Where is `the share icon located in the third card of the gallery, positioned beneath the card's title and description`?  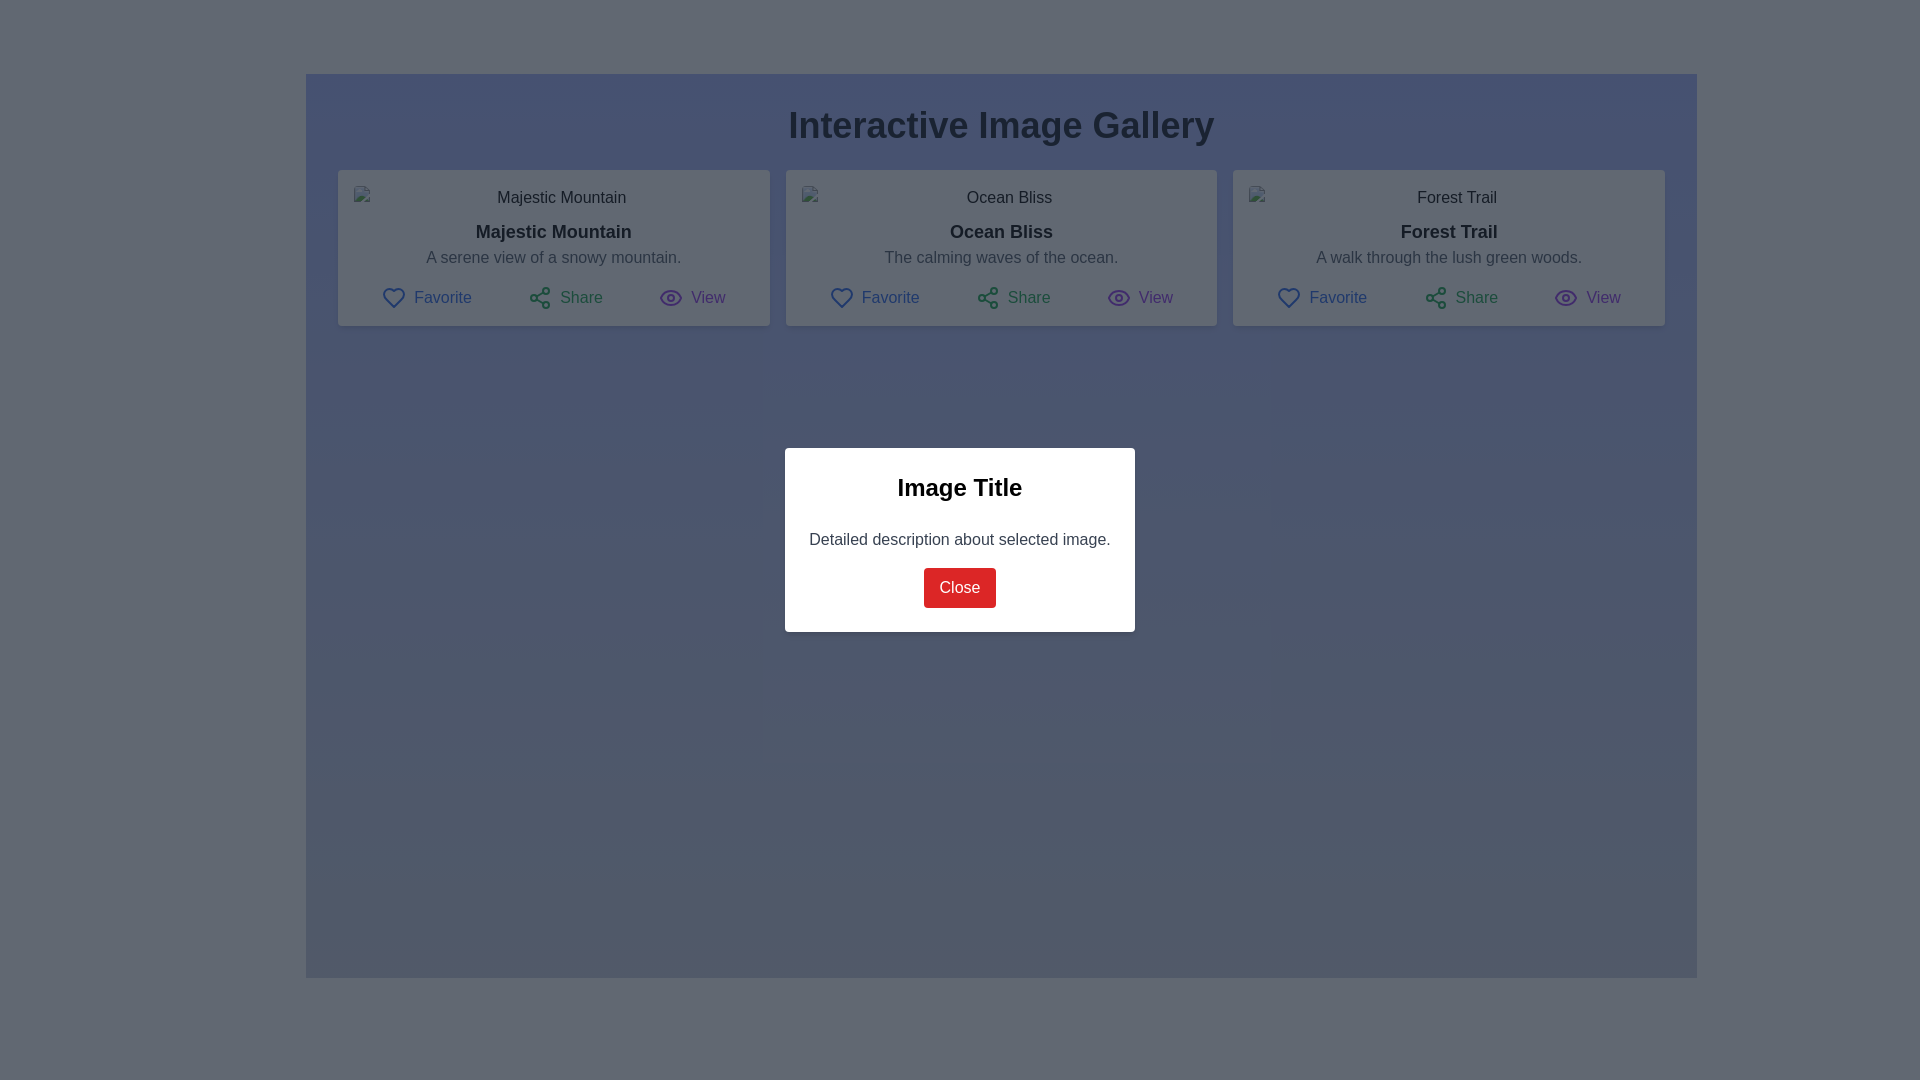
the share icon located in the third card of the gallery, positioned beneath the card's title and description is located at coordinates (1434, 297).